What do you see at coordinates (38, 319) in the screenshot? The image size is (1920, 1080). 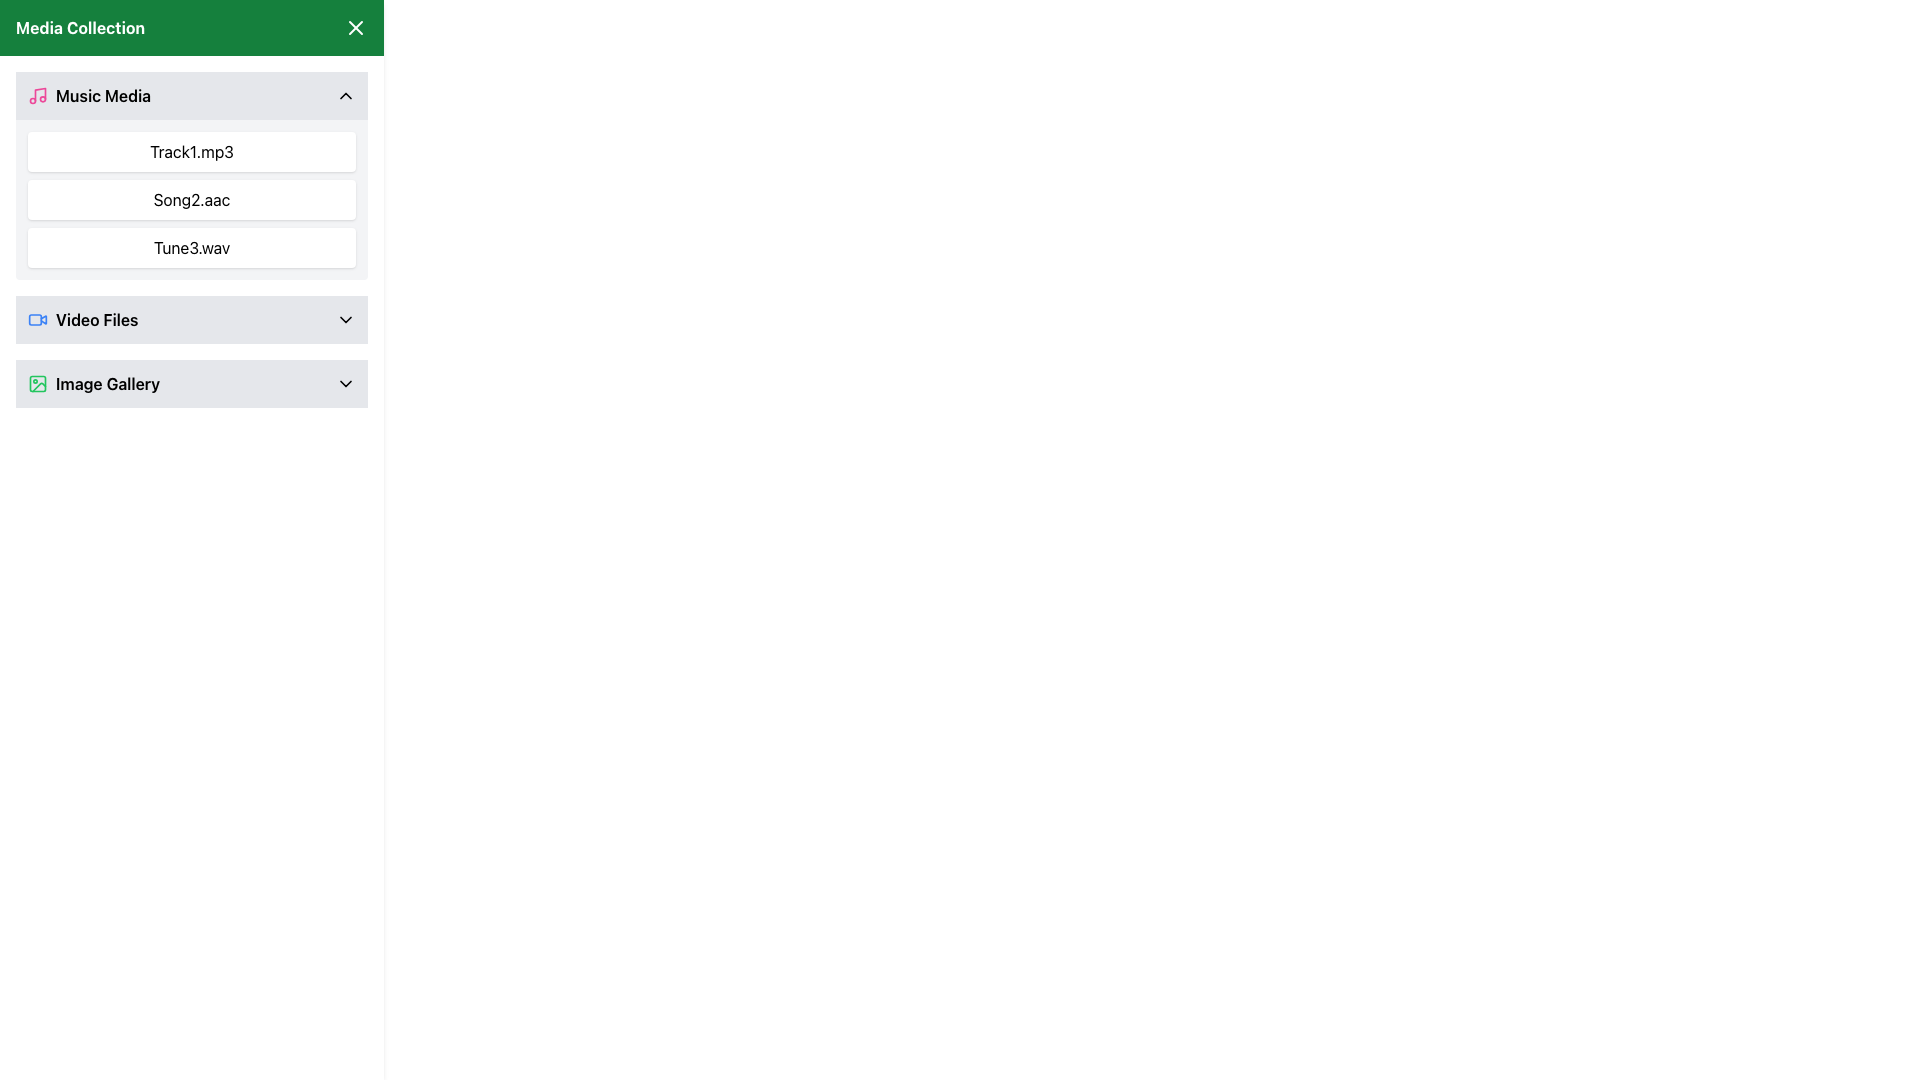 I see `the video camera icon with a blue outline, located to the left of the 'Video Files' text in the sidebar interface` at bounding box center [38, 319].